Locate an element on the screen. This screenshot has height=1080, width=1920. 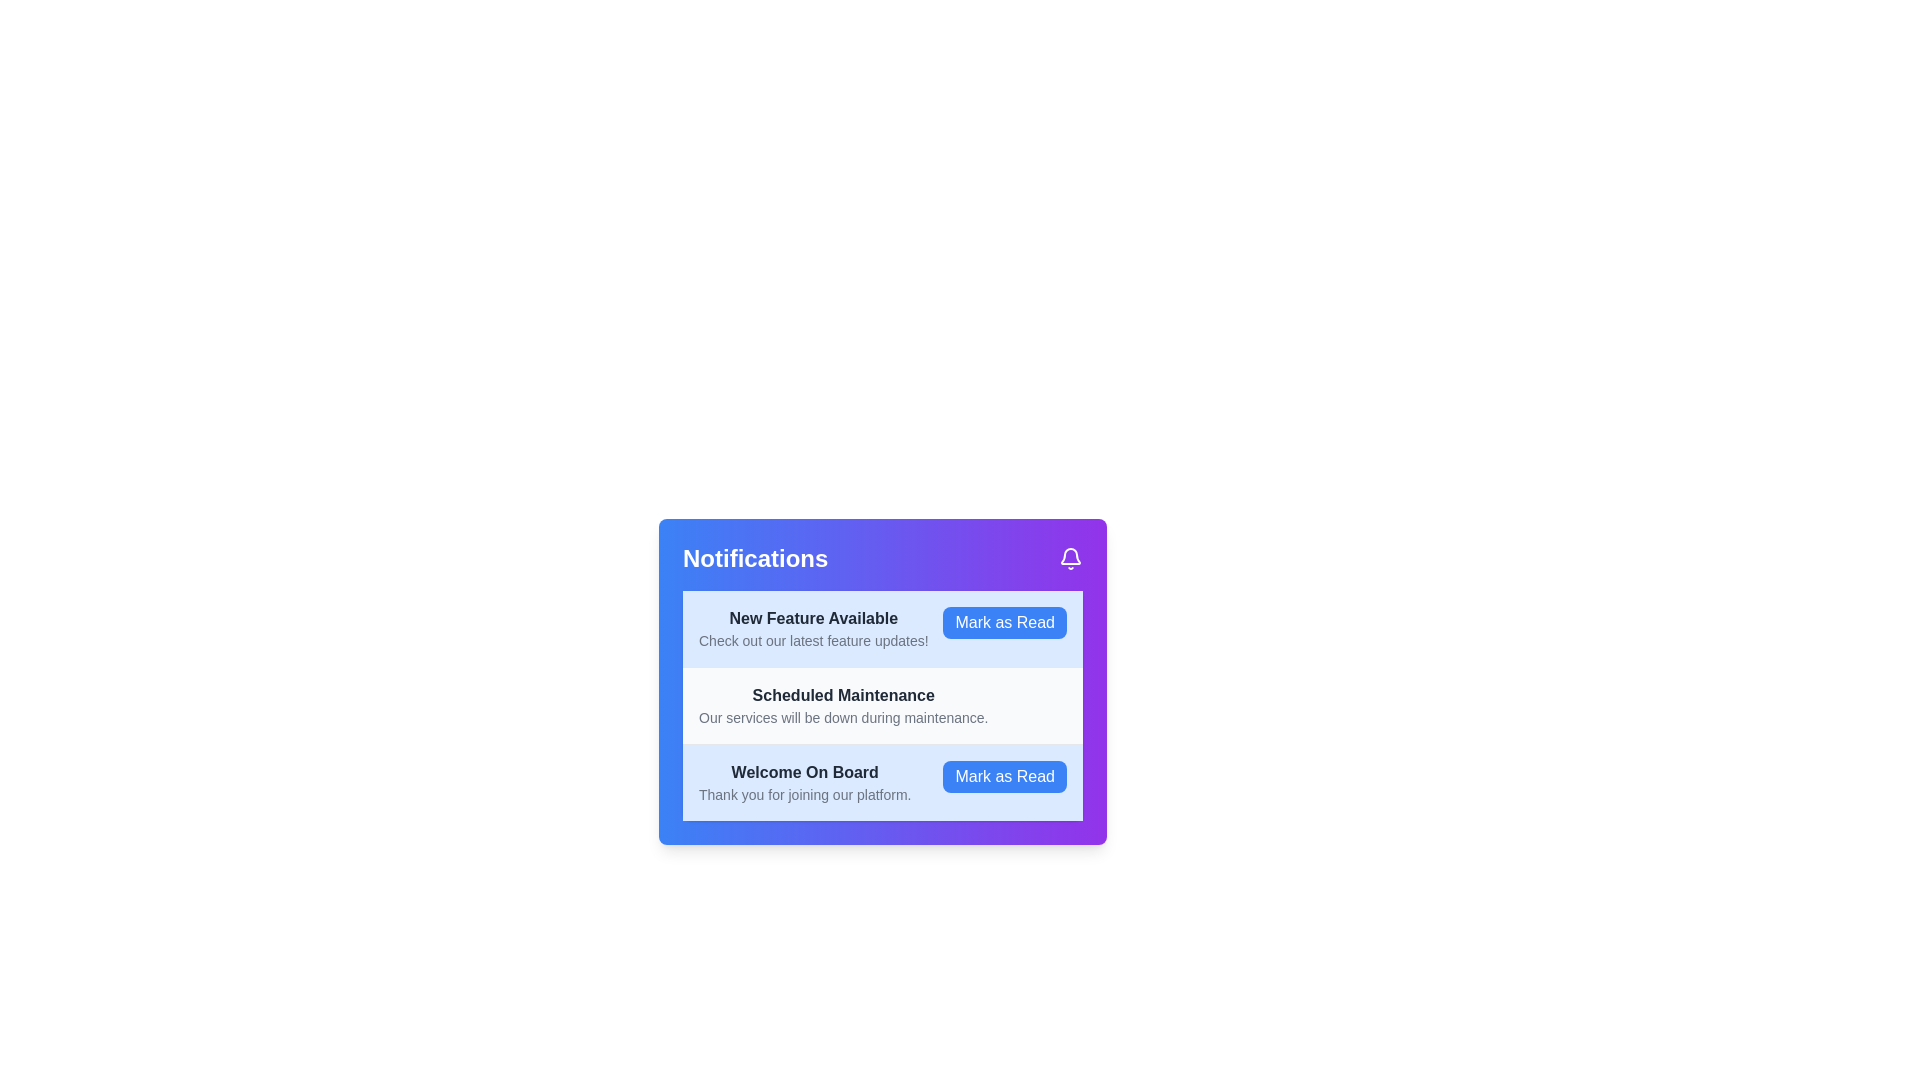
text label that says 'Check out our latest feature updates!' located underneath the heading 'New Feature Available' in the topmost notification card of the 'Notifications' widget is located at coordinates (813, 640).